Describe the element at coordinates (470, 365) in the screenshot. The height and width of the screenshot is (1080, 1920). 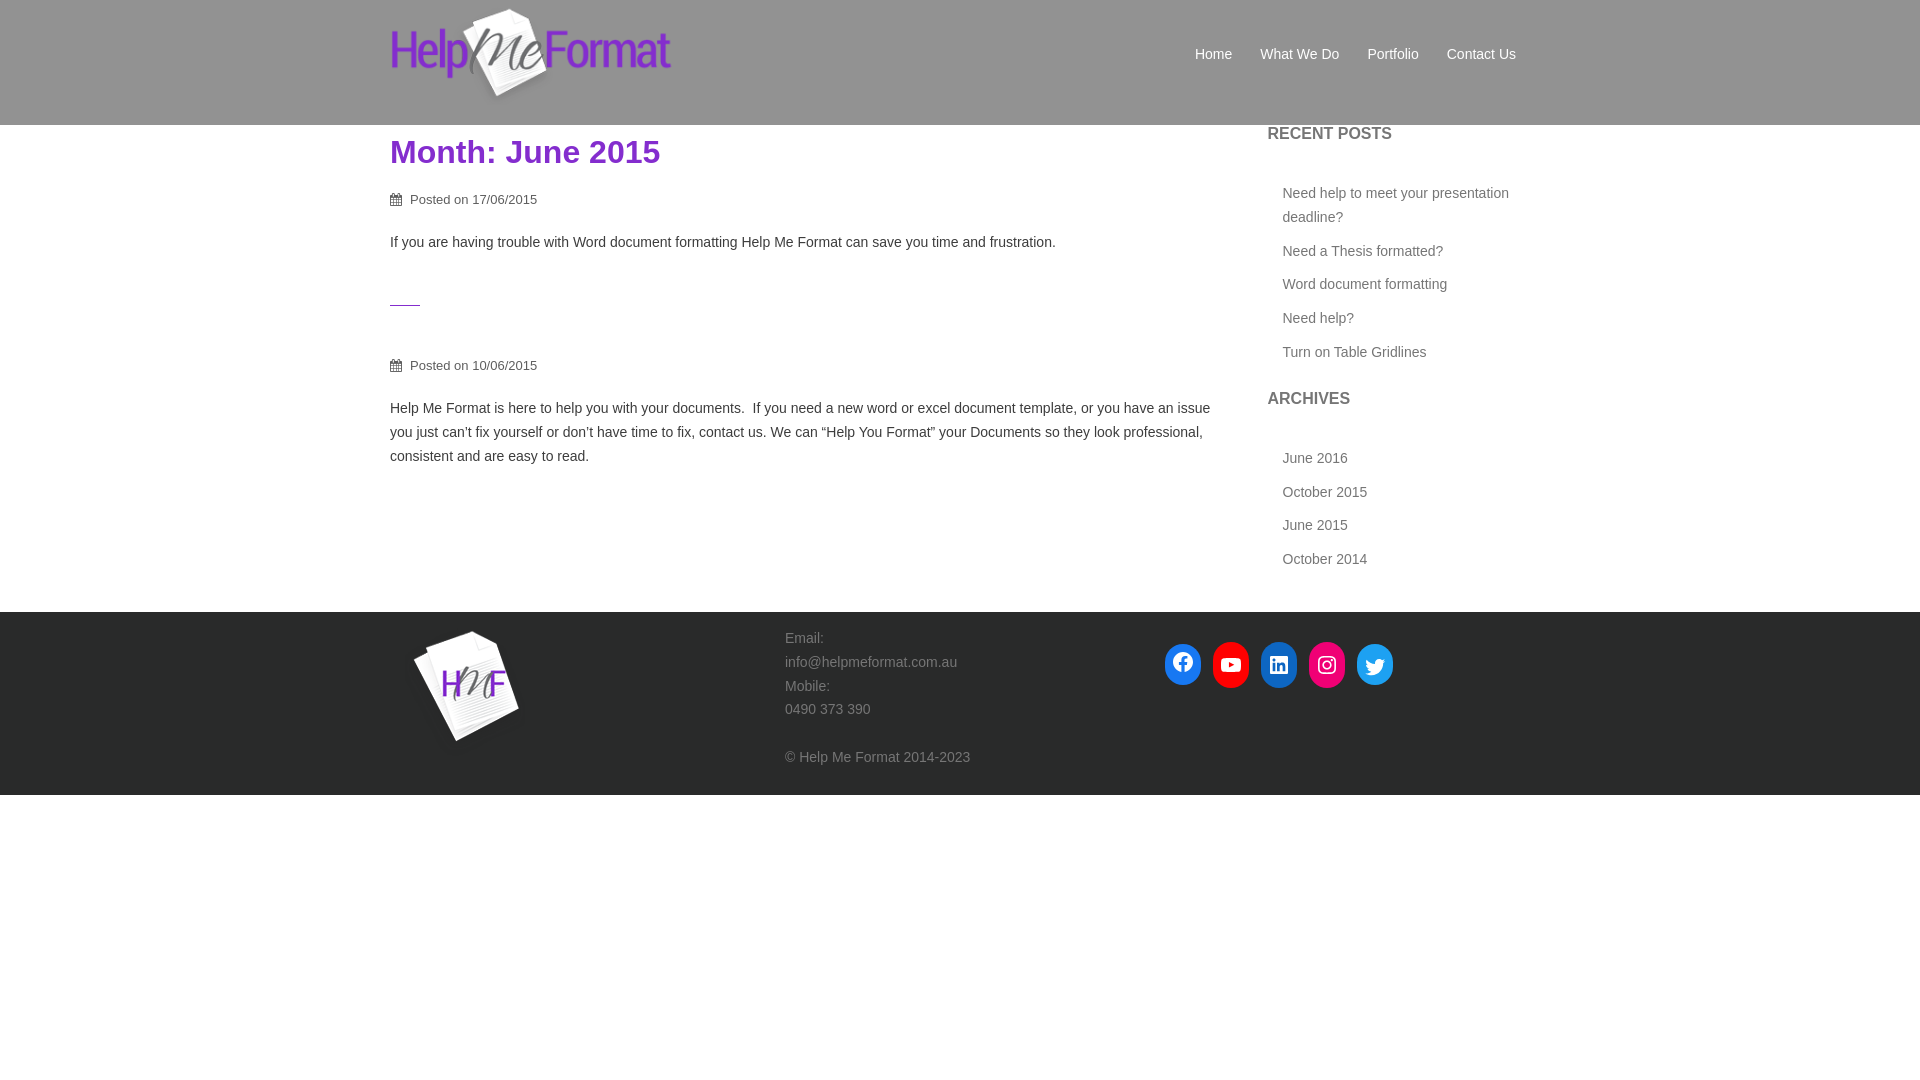
I see `'10/06/2015'` at that location.